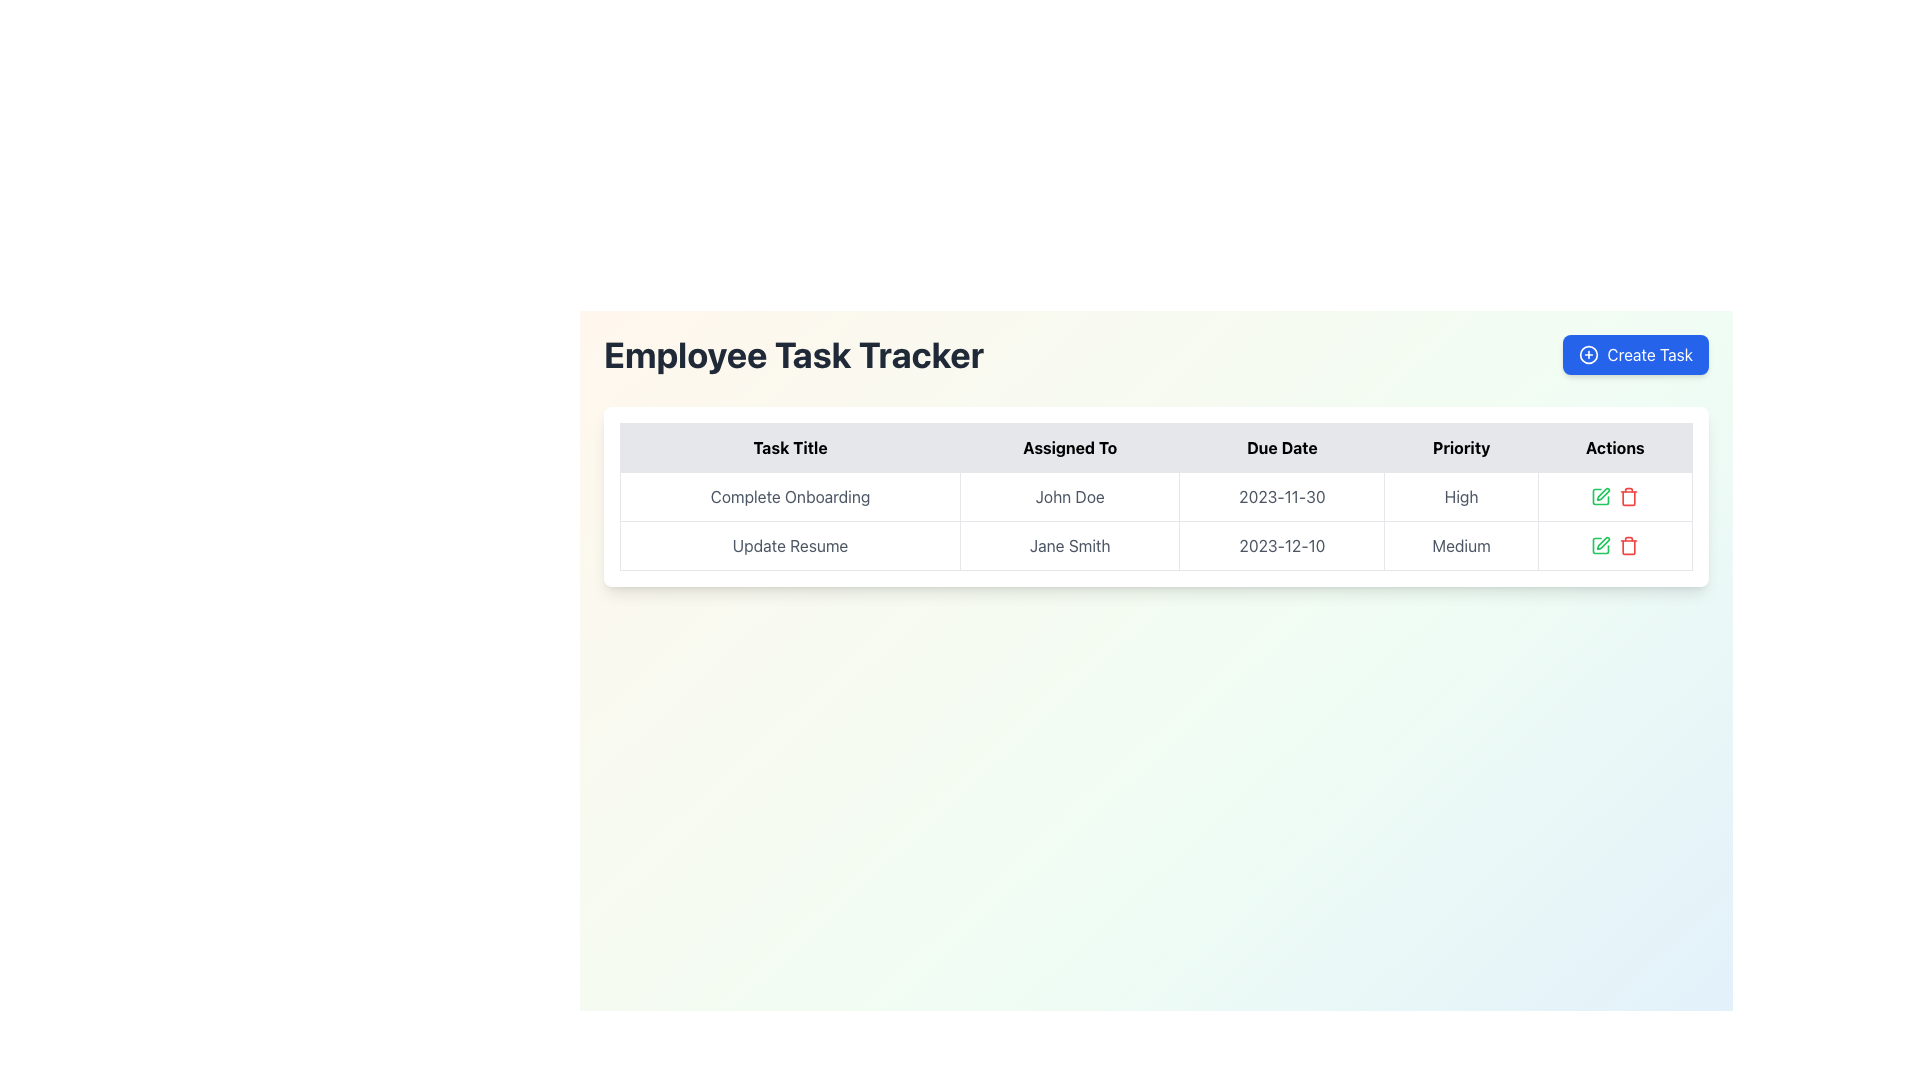  Describe the element at coordinates (1603, 494) in the screenshot. I see `the edit icon in the Actions column of the second task ('Update Resume')` at that location.